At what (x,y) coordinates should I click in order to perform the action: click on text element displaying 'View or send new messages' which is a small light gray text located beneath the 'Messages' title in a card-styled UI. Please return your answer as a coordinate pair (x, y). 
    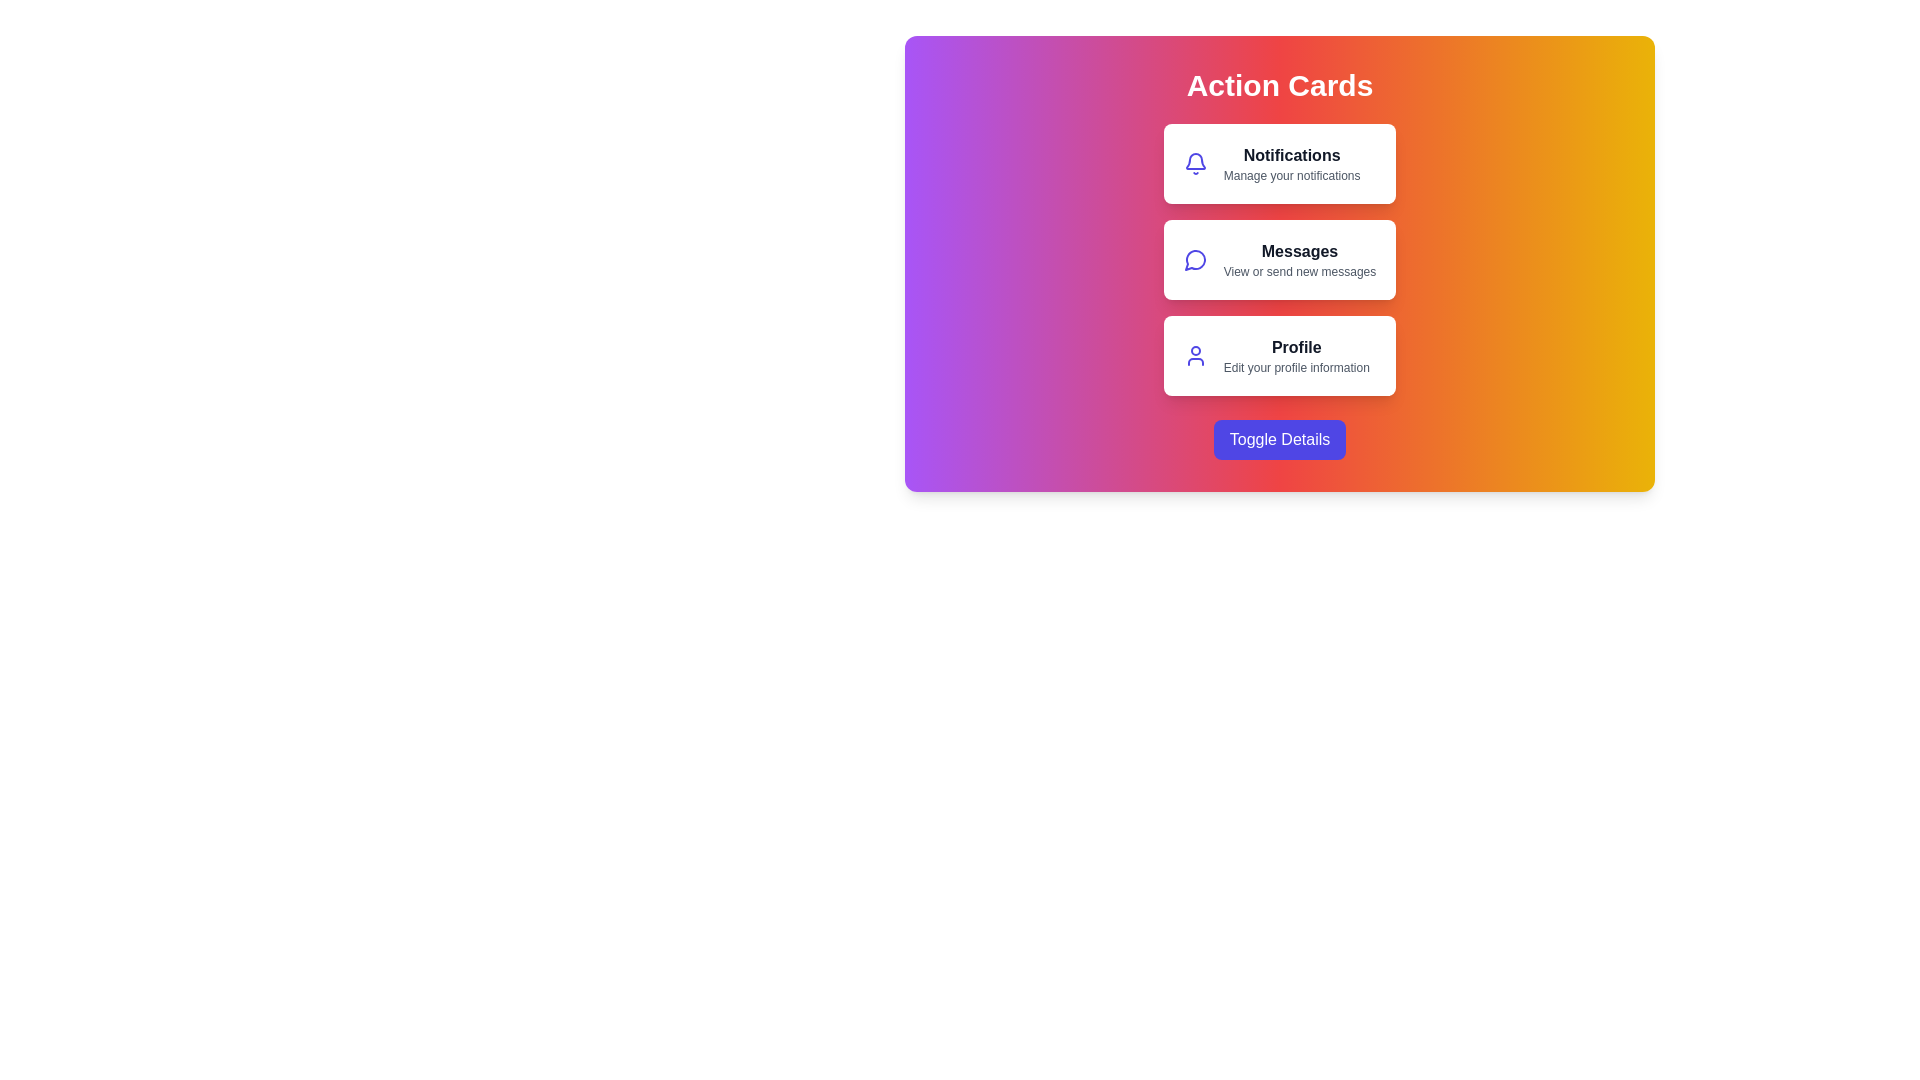
    Looking at the image, I should click on (1300, 272).